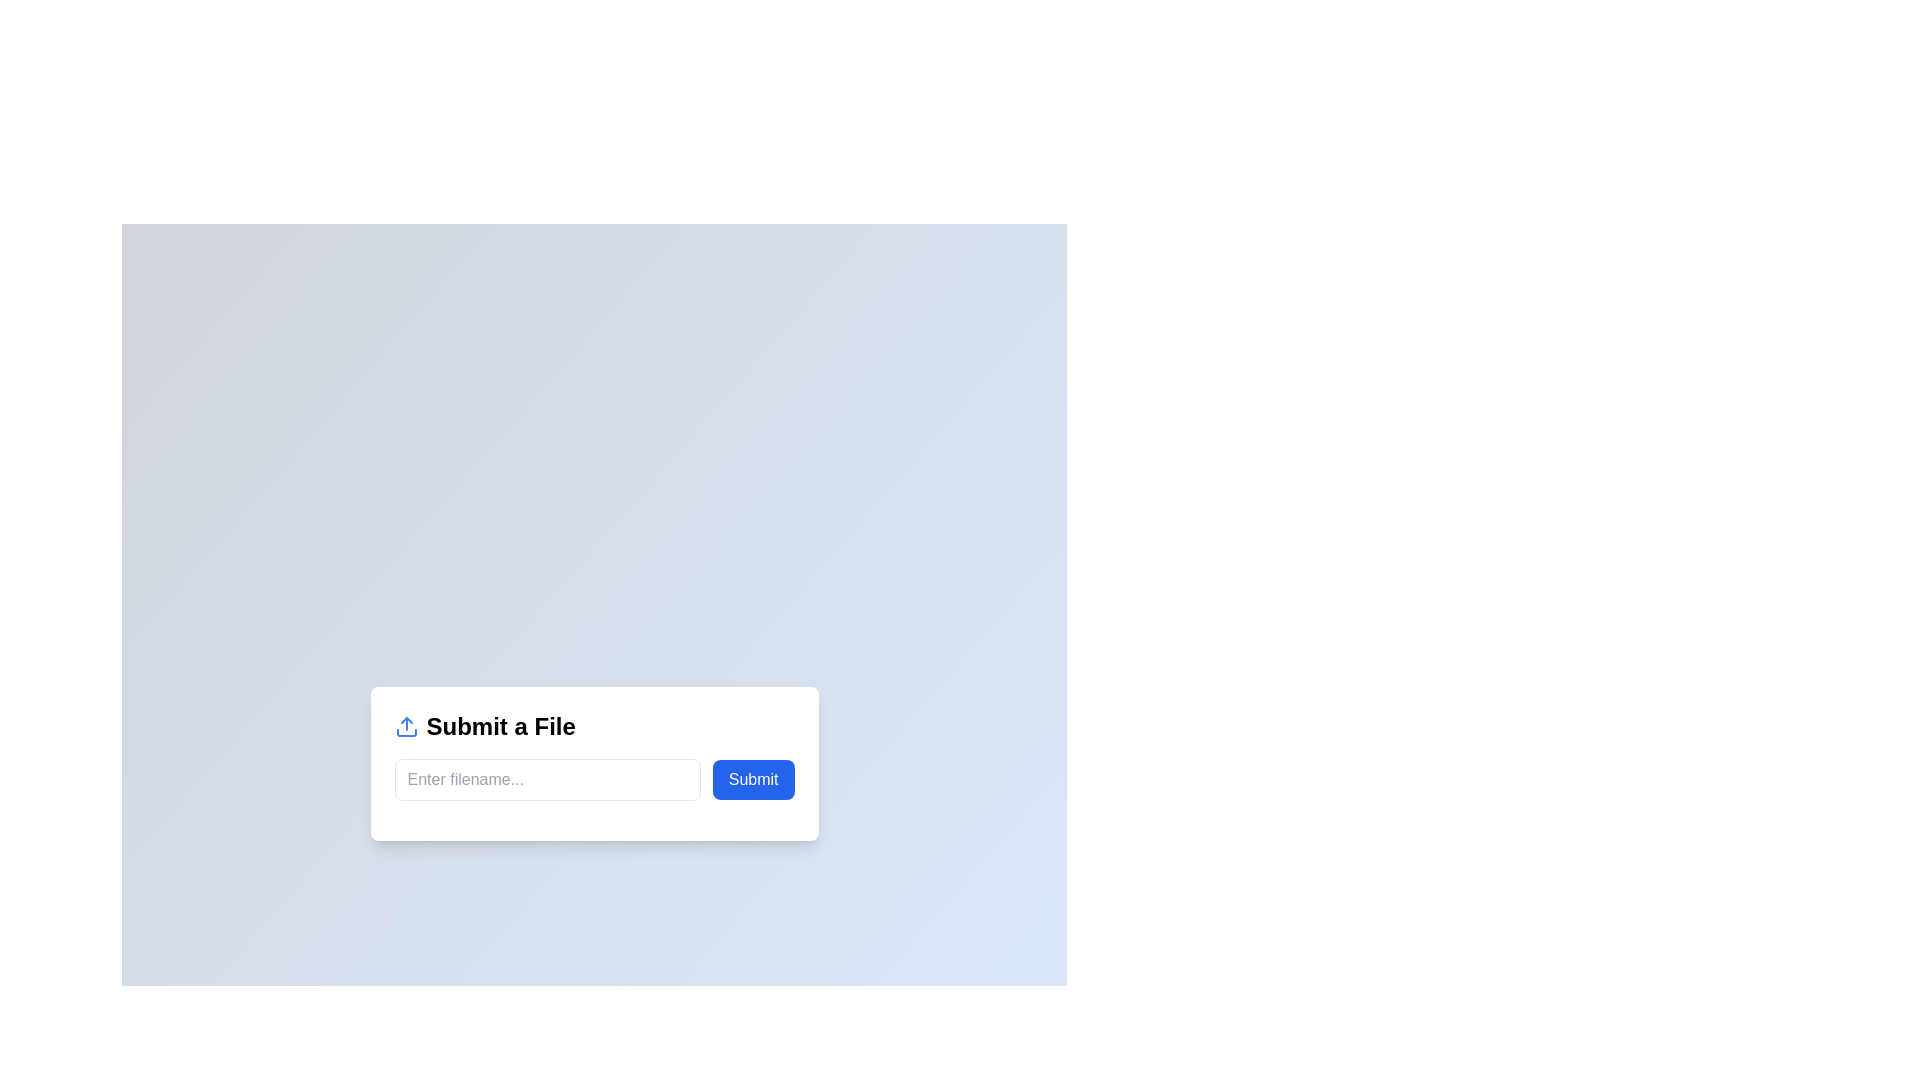 This screenshot has width=1920, height=1080. I want to click on the blue rectangular button with rounded corners labeled 'Submit' to observe the color change effect, so click(752, 778).